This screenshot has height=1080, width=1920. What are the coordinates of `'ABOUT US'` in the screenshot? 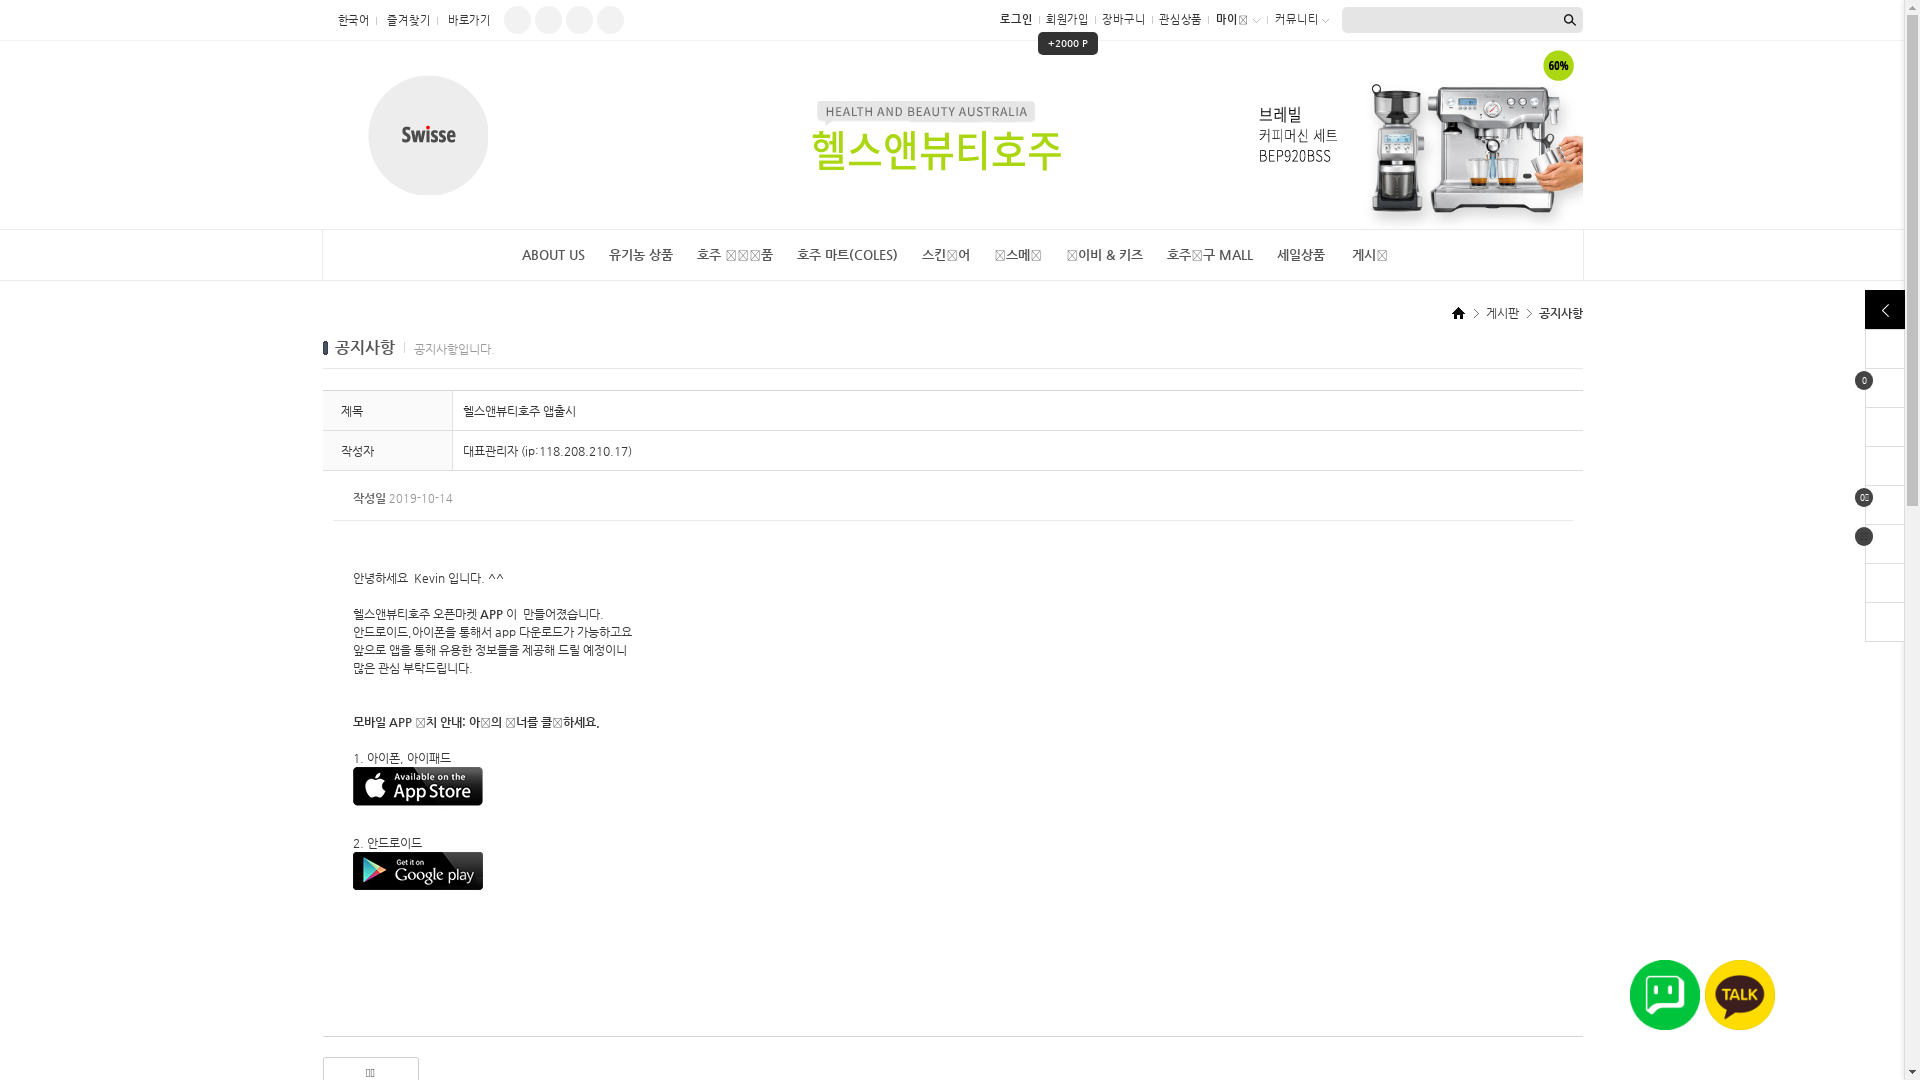 It's located at (553, 253).